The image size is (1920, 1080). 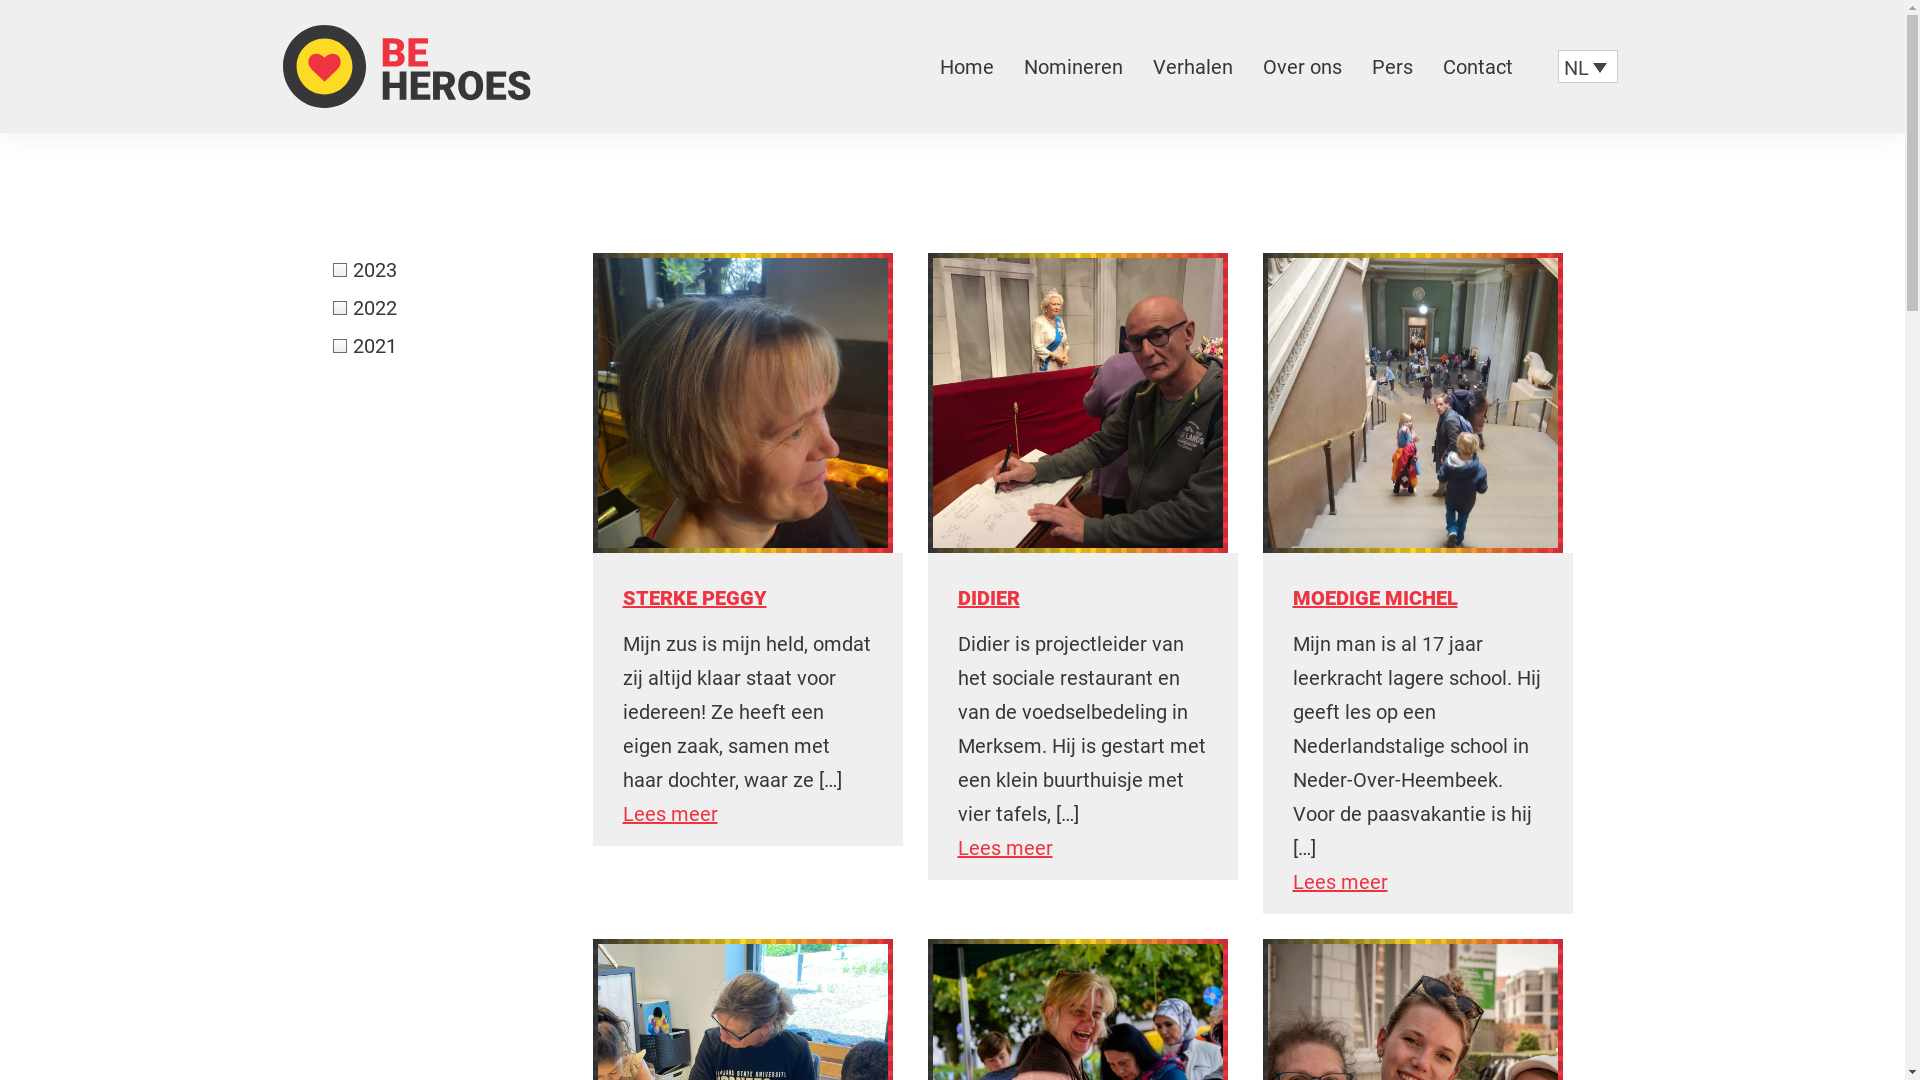 What do you see at coordinates (621, 813) in the screenshot?
I see `'Lees meer'` at bounding box center [621, 813].